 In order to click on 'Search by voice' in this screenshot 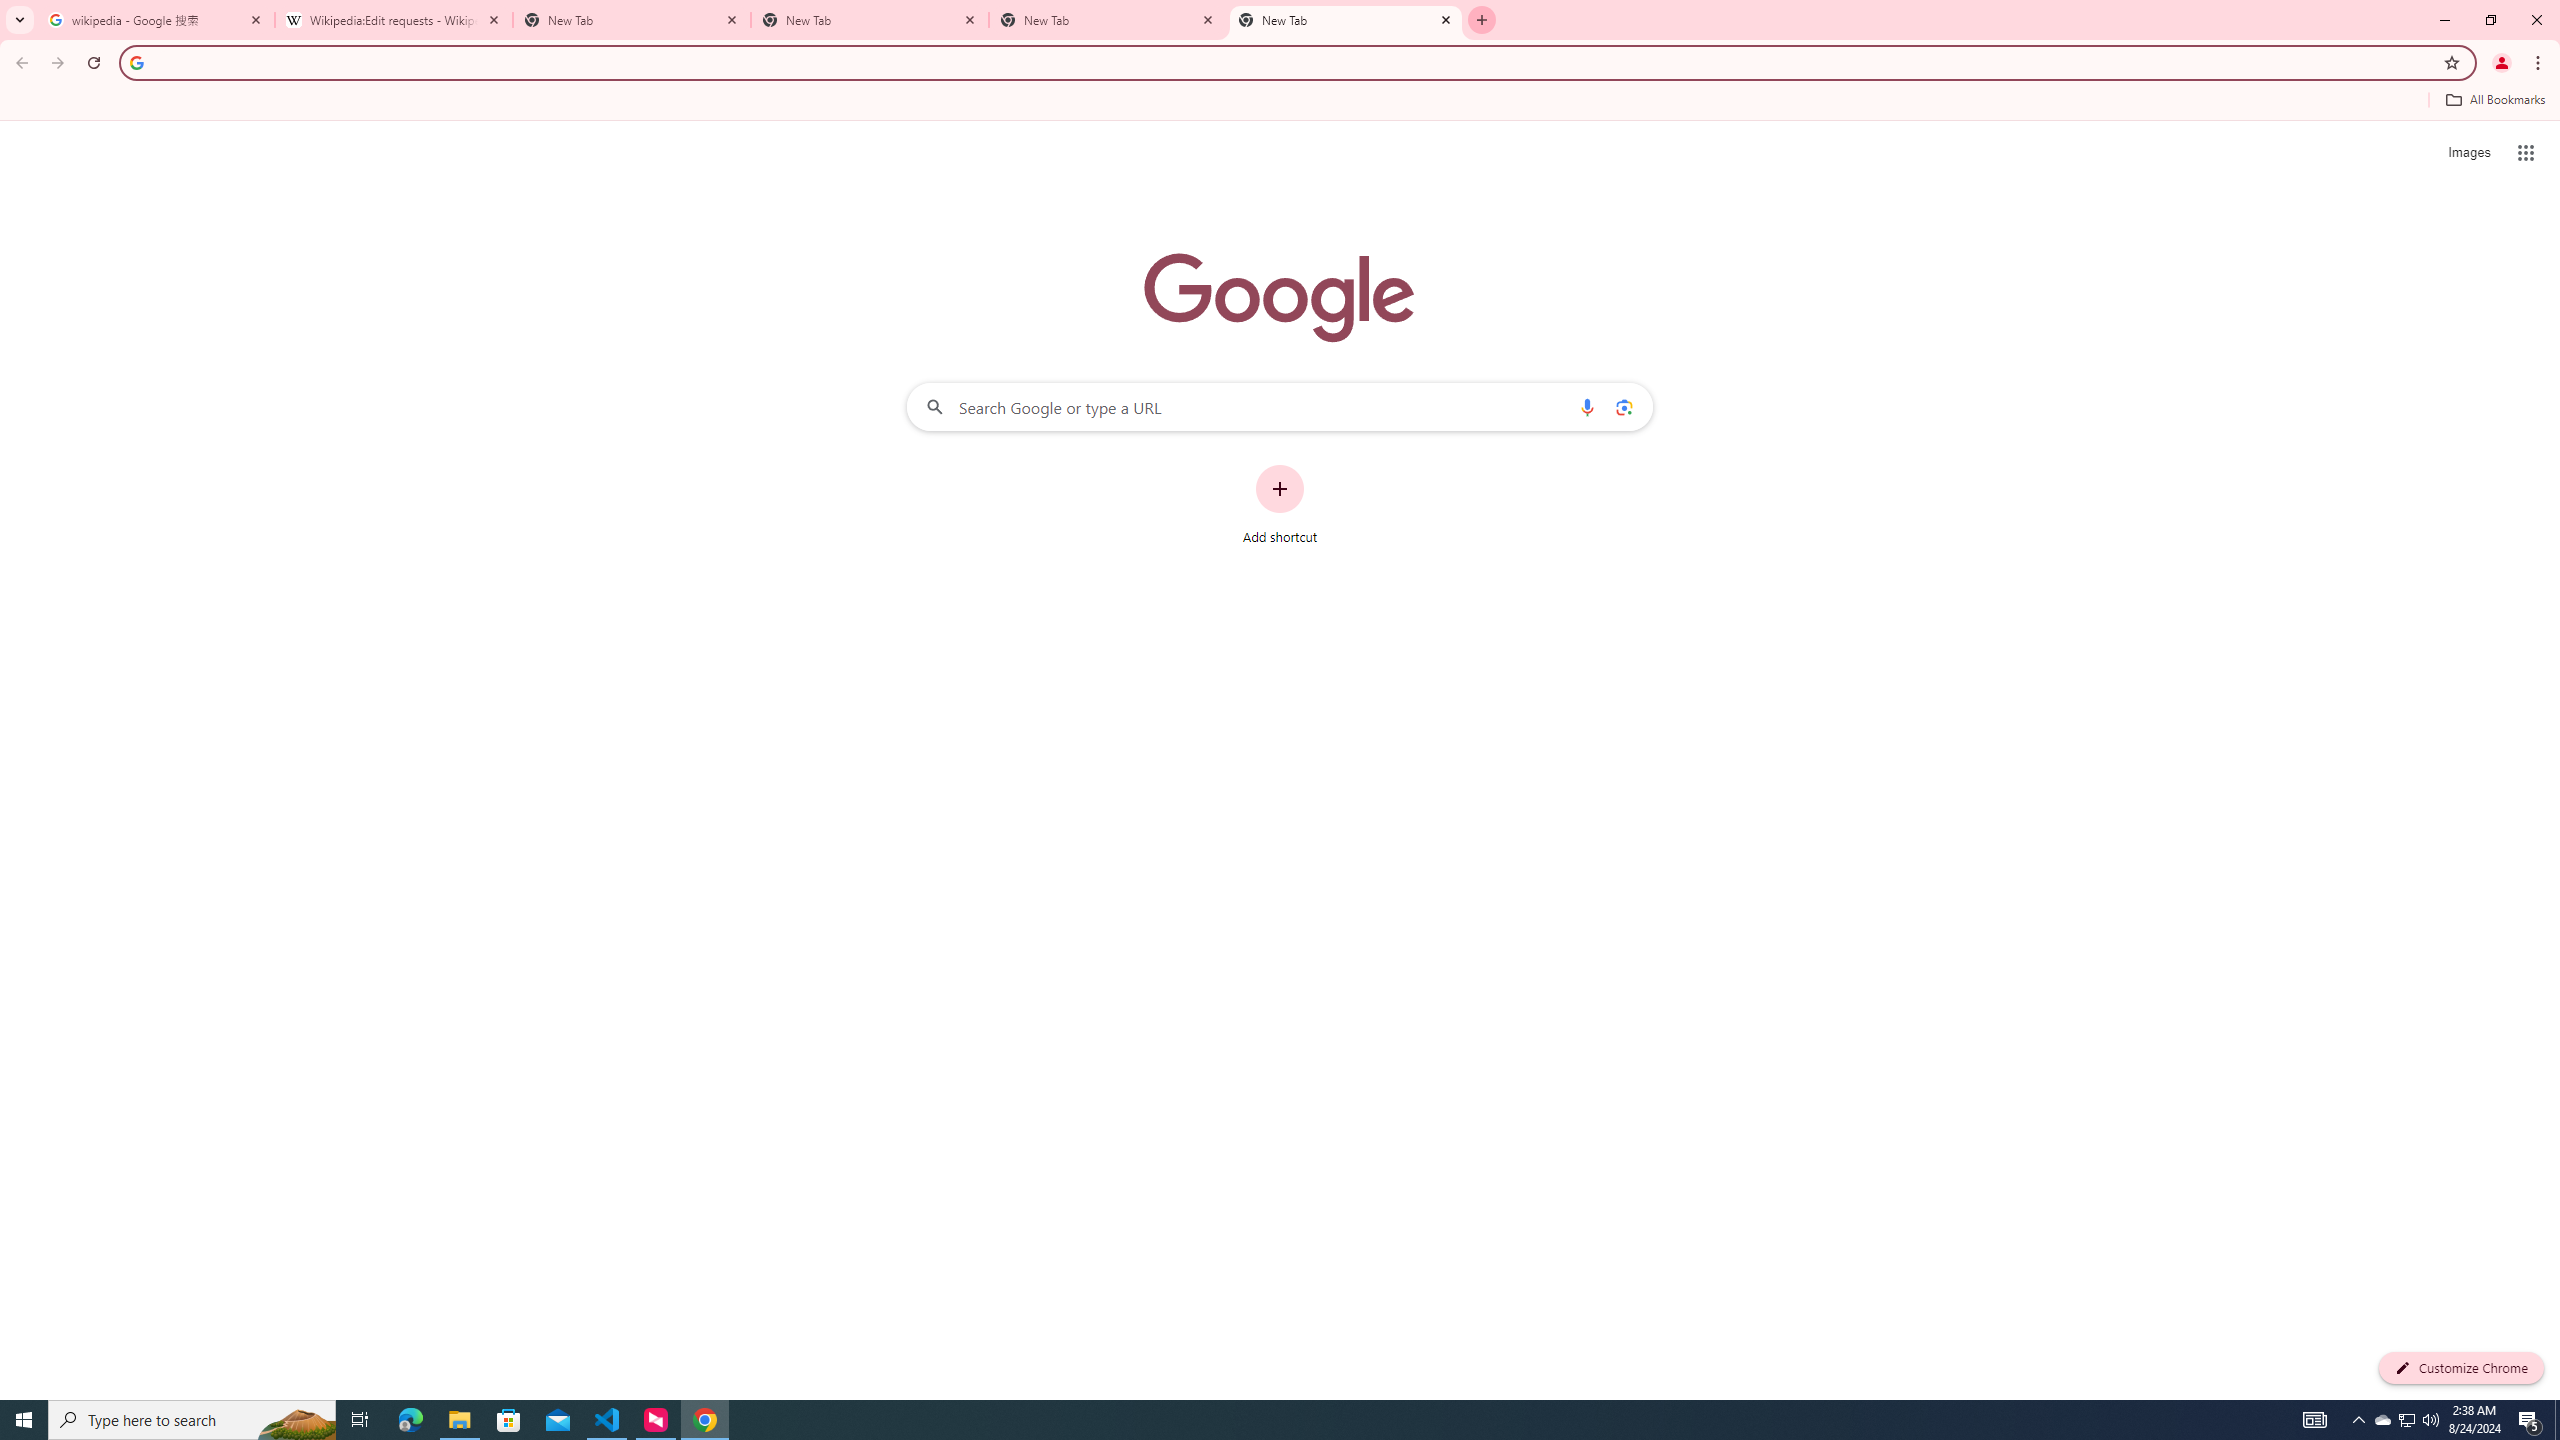, I will do `click(1586, 405)`.